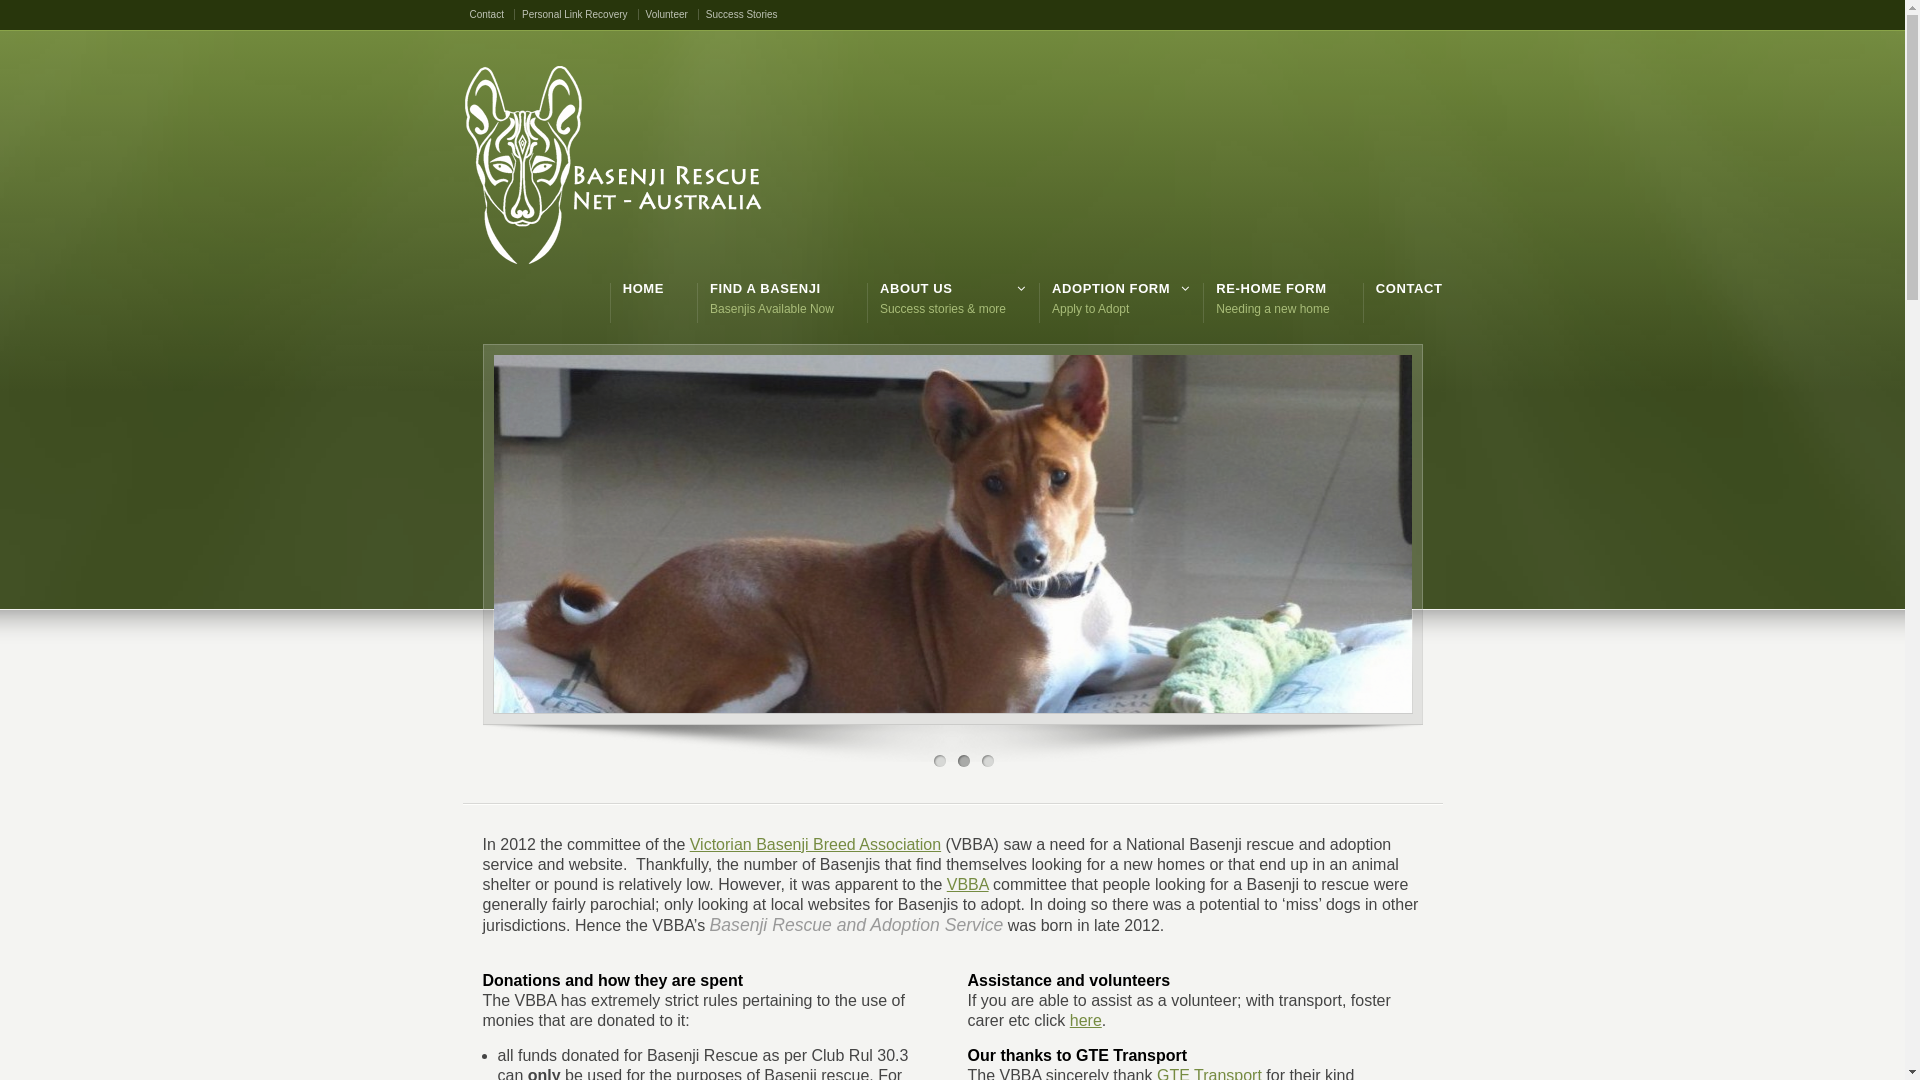 Image resolution: width=1920 pixels, height=1080 pixels. What do you see at coordinates (771, 297) in the screenshot?
I see `'FIND A BASENJI` at bounding box center [771, 297].